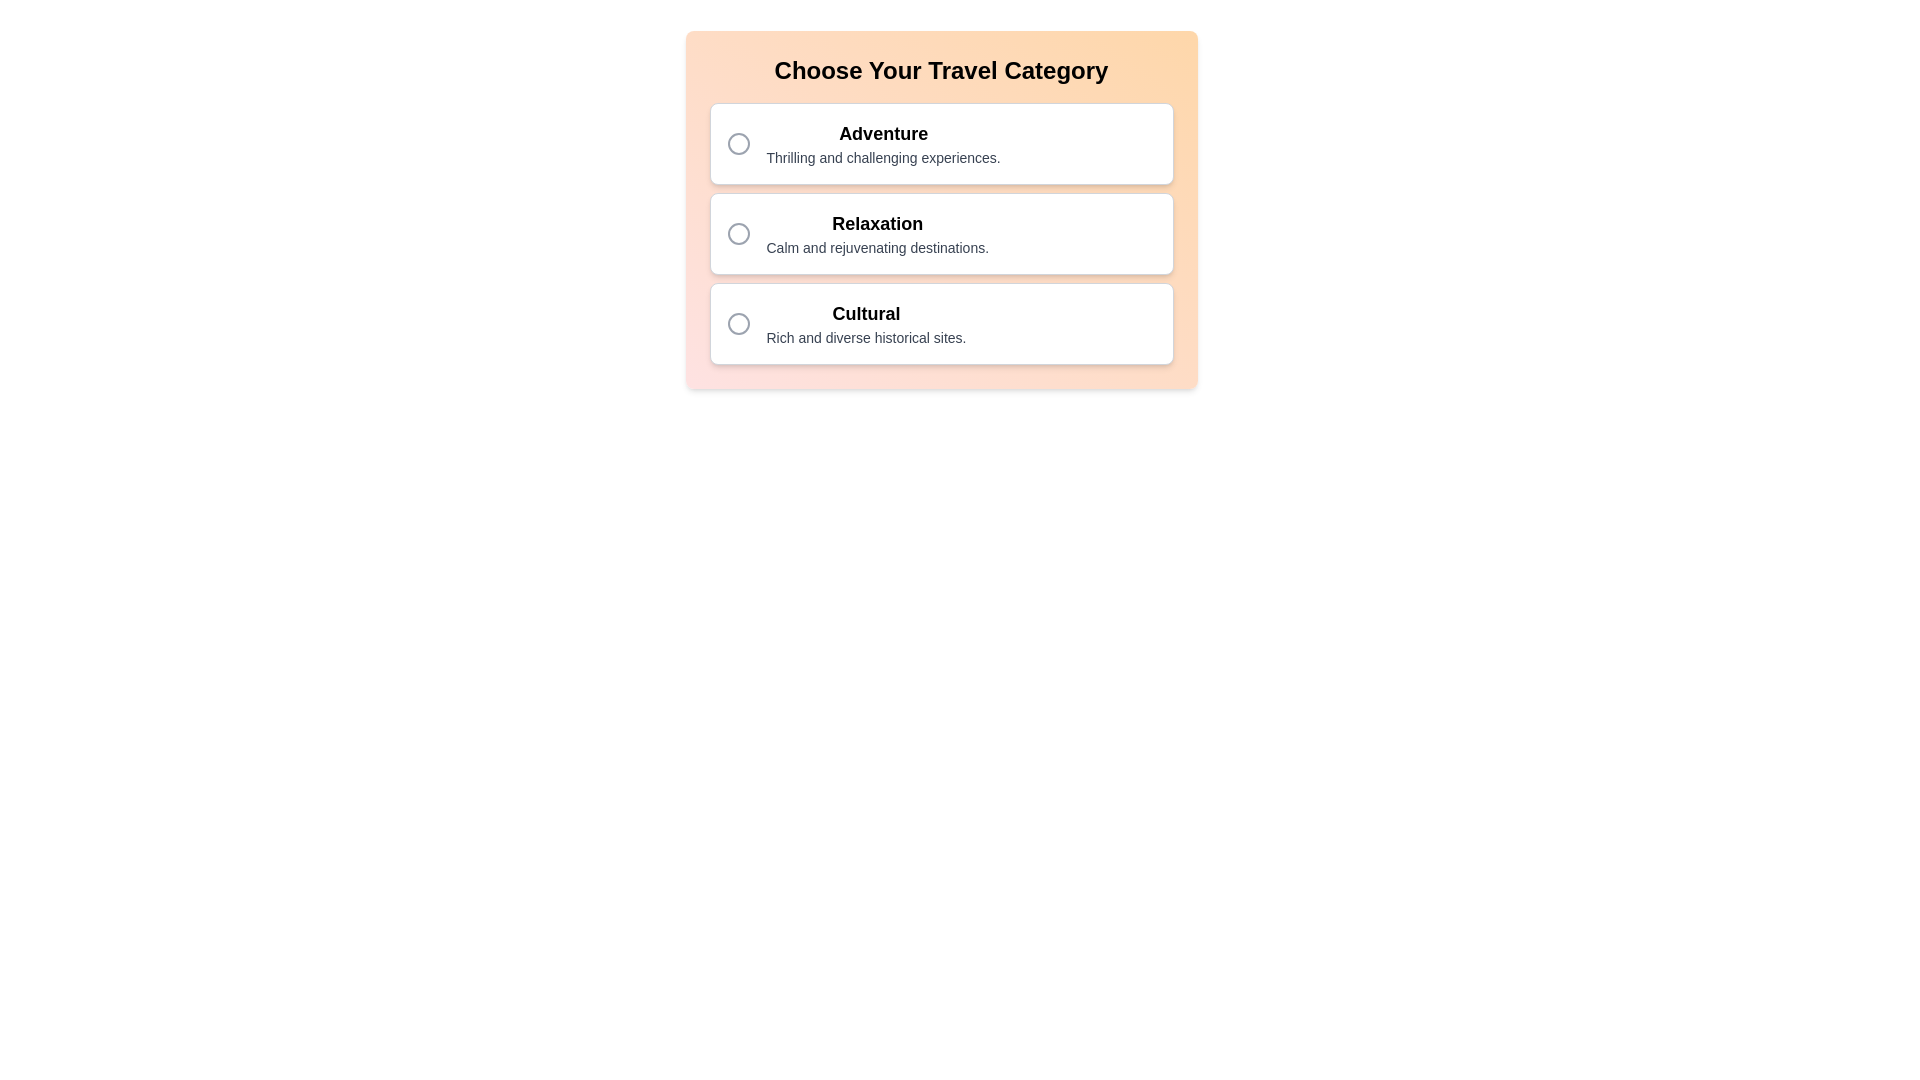  Describe the element at coordinates (882, 142) in the screenshot. I see `the text component displaying 'Adventure' and its description 'Thrilling and challenging experiences.' which is the first option under the heading 'Choose Your Travel Category'` at that location.